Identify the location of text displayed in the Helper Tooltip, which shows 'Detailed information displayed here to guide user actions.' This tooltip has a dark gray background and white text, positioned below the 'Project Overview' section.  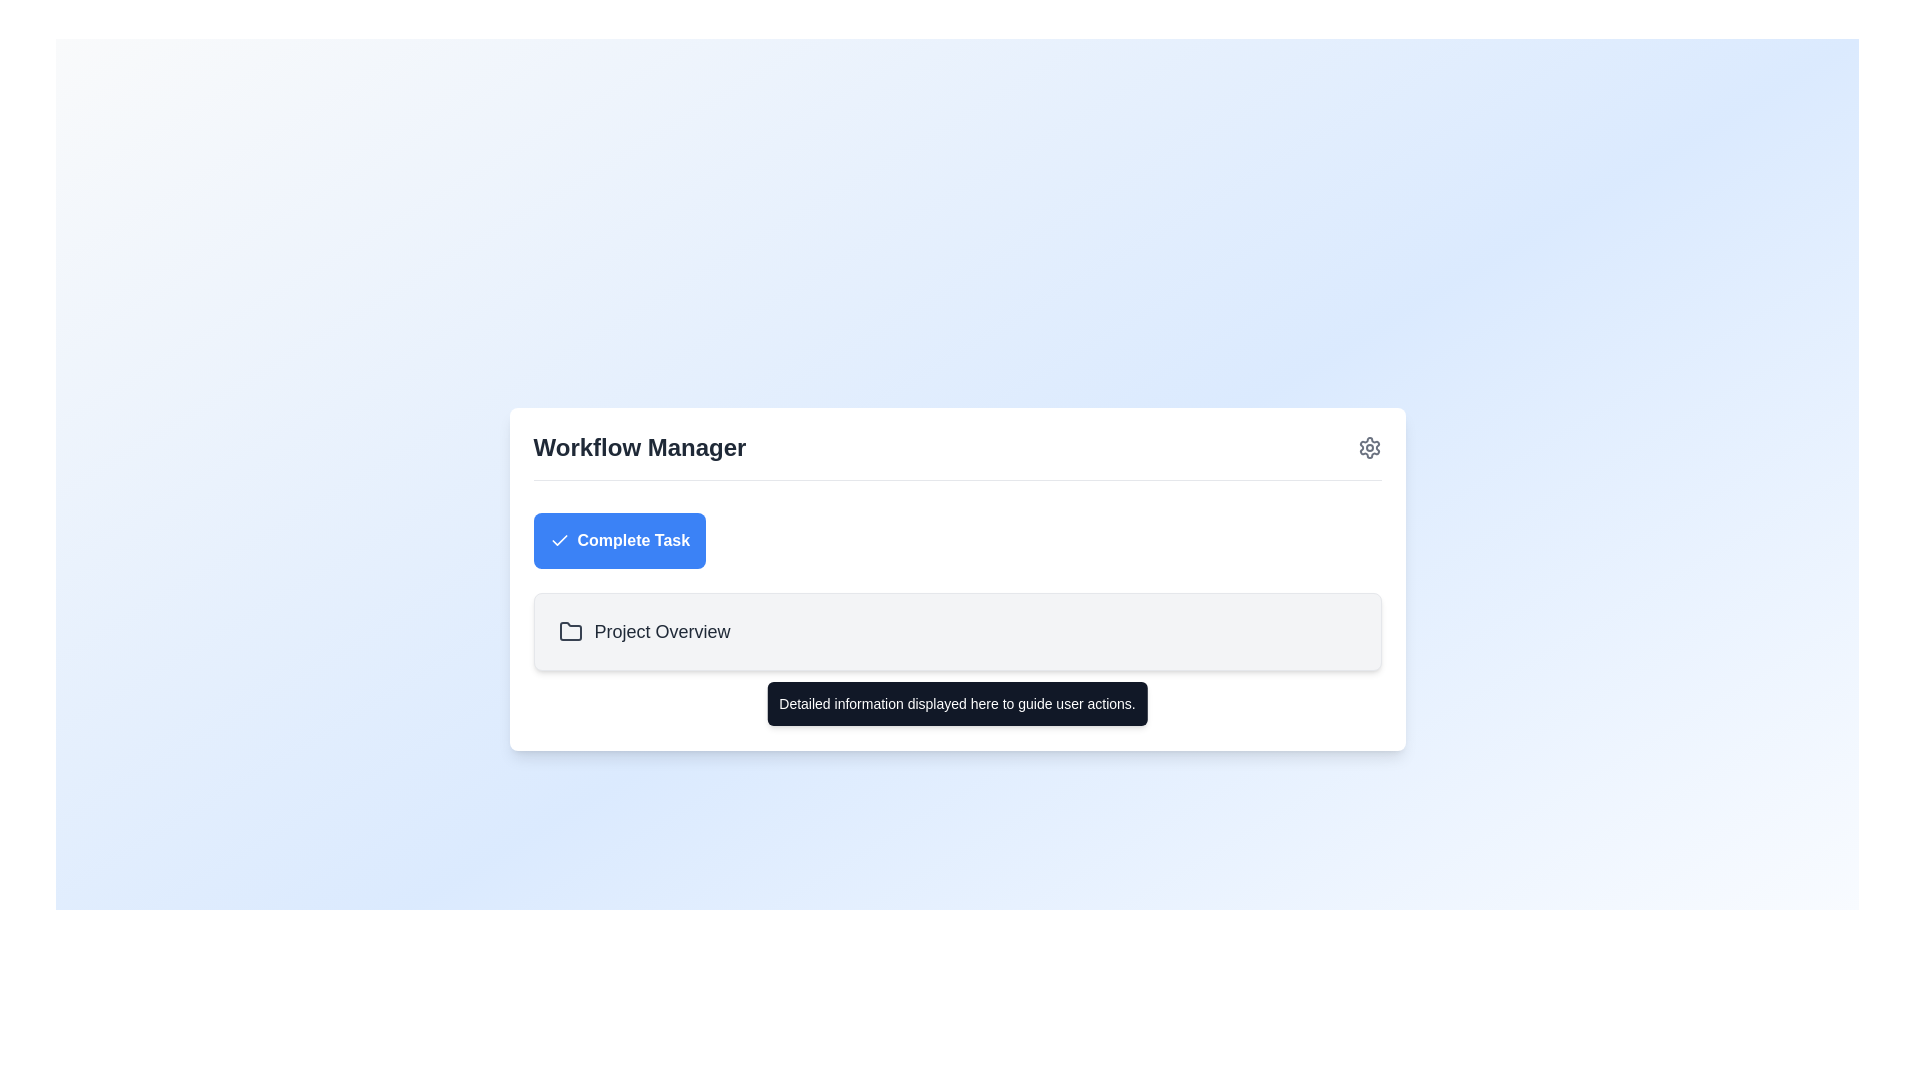
(956, 702).